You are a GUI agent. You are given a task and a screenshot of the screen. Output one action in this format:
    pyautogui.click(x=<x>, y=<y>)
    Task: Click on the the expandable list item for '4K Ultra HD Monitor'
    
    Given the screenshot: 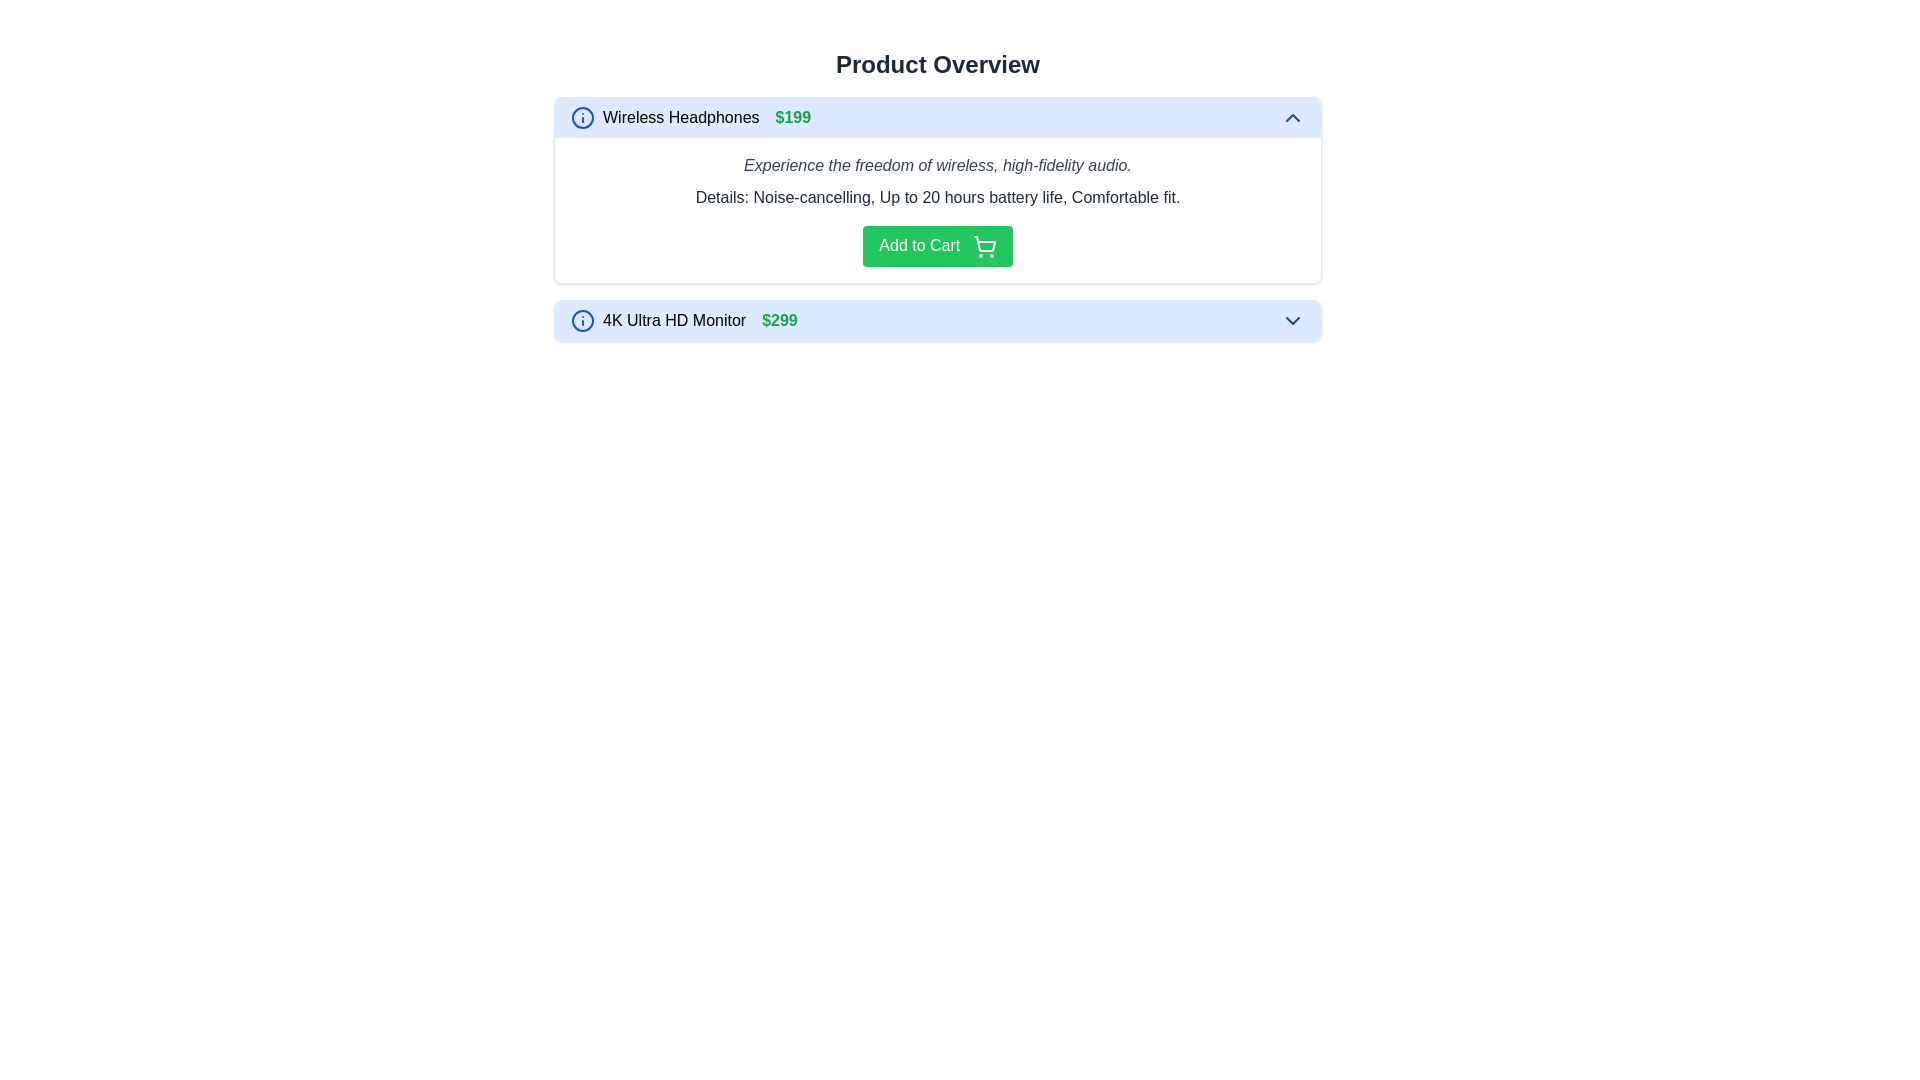 What is the action you would take?
    pyautogui.click(x=936, y=319)
    